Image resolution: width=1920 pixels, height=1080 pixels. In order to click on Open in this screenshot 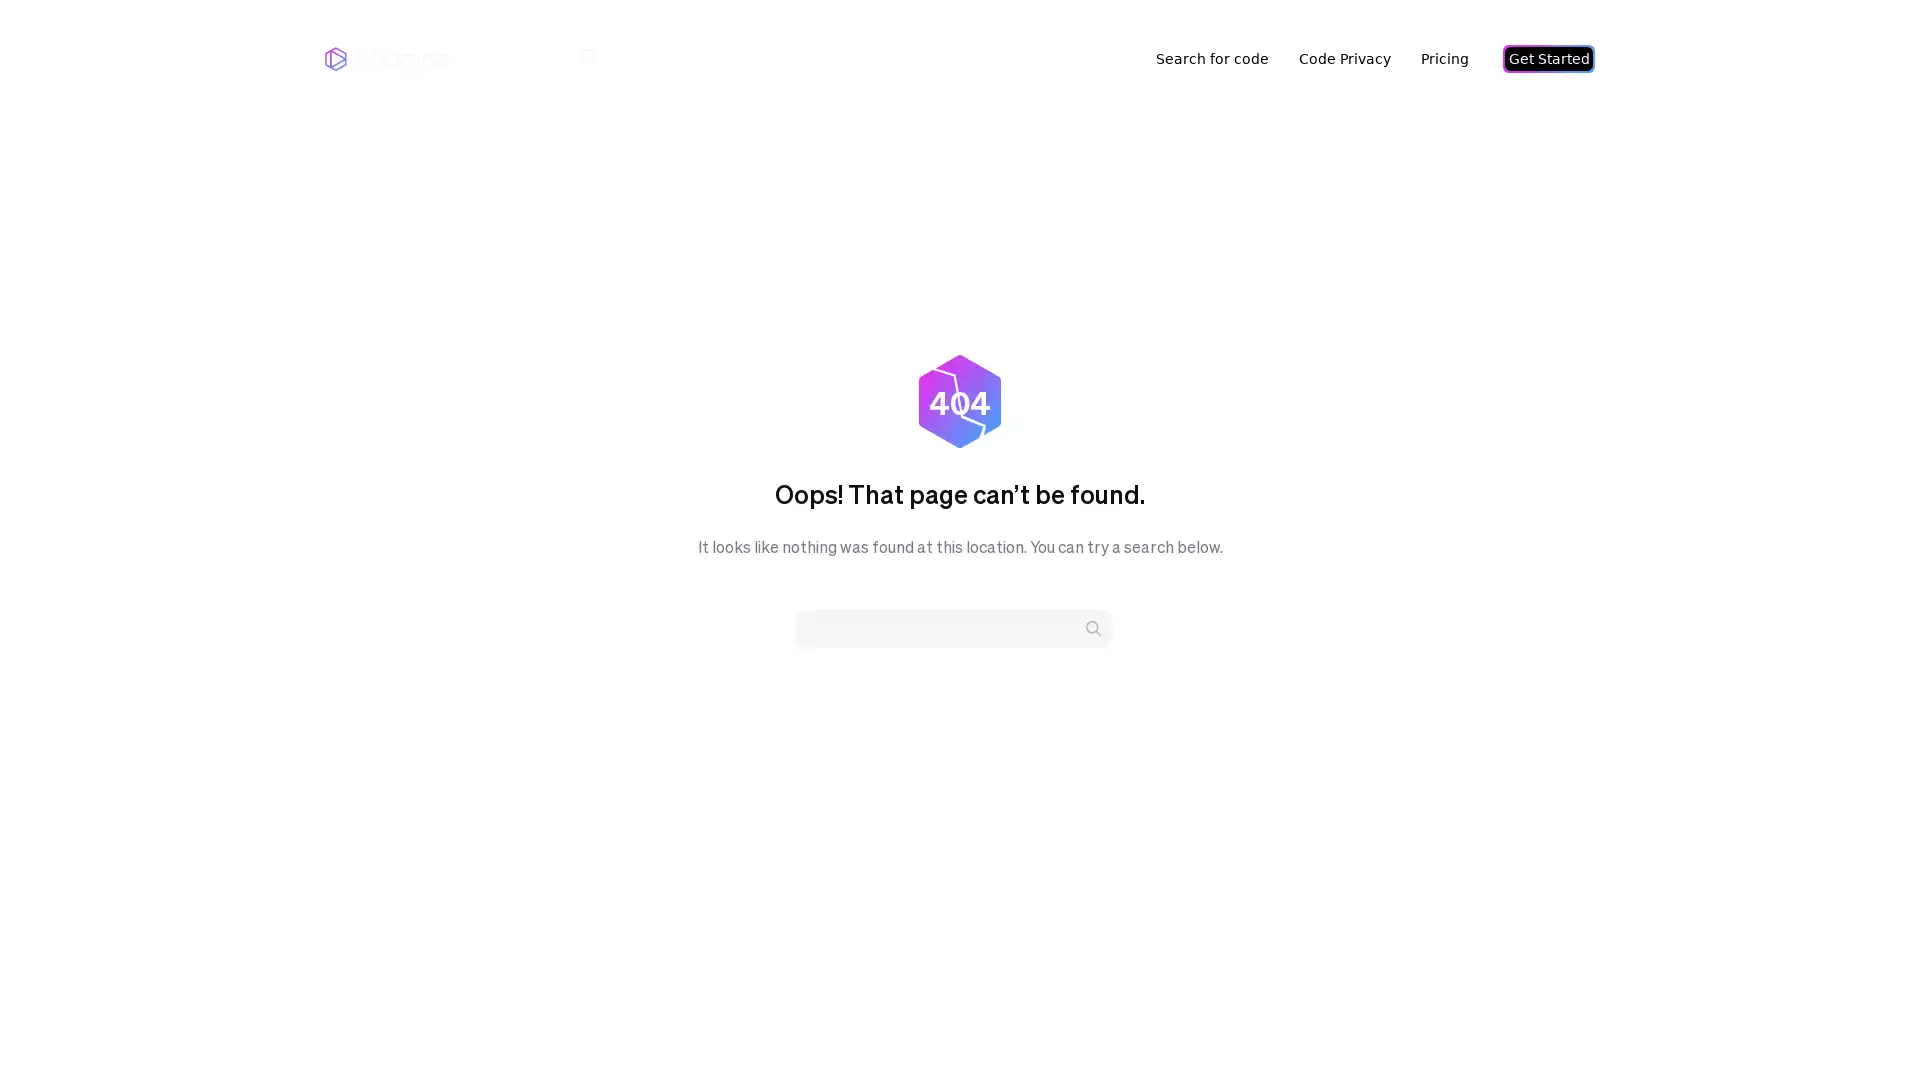, I will do `click(1860, 1026)`.